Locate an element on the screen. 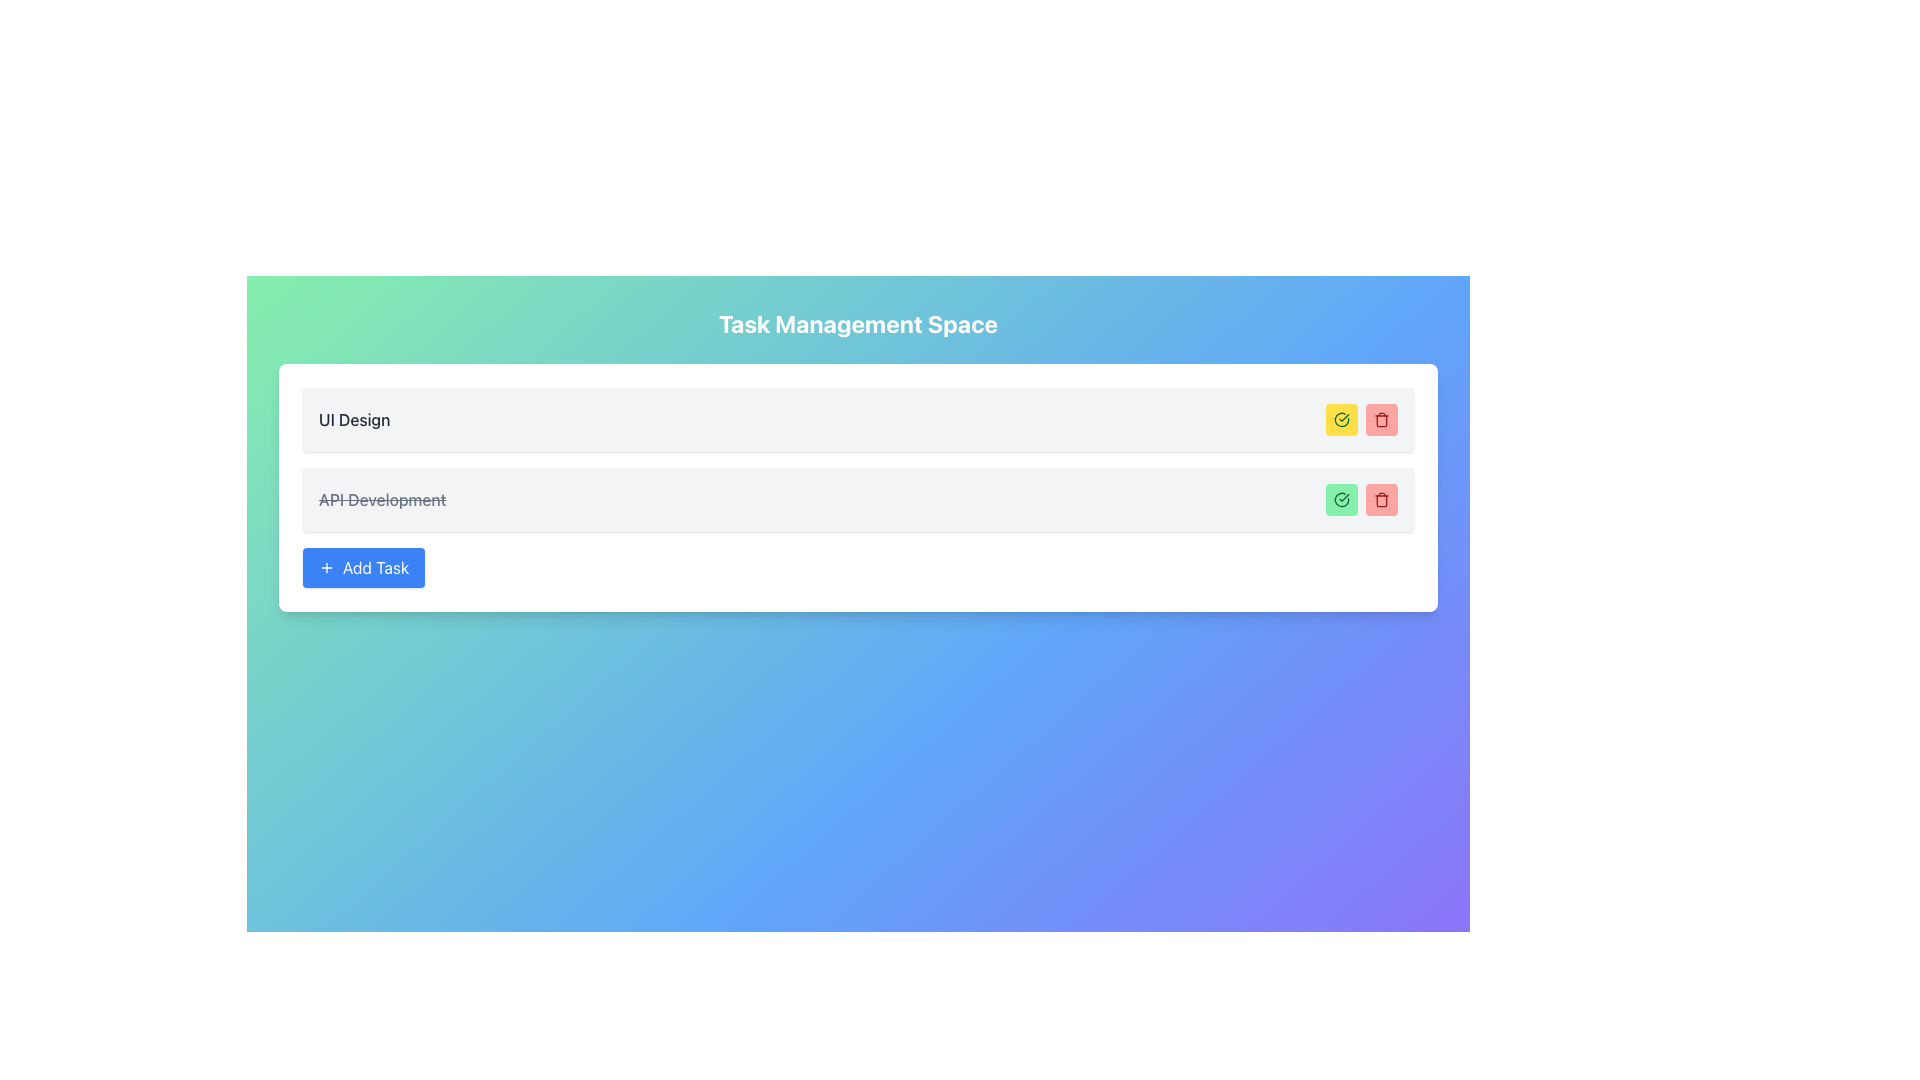 Image resolution: width=1920 pixels, height=1080 pixels. the confirmation button with an embedded icon located in the top row of tasks, specifically the second element from the left, to confirm or complete the task is located at coordinates (1342, 419).